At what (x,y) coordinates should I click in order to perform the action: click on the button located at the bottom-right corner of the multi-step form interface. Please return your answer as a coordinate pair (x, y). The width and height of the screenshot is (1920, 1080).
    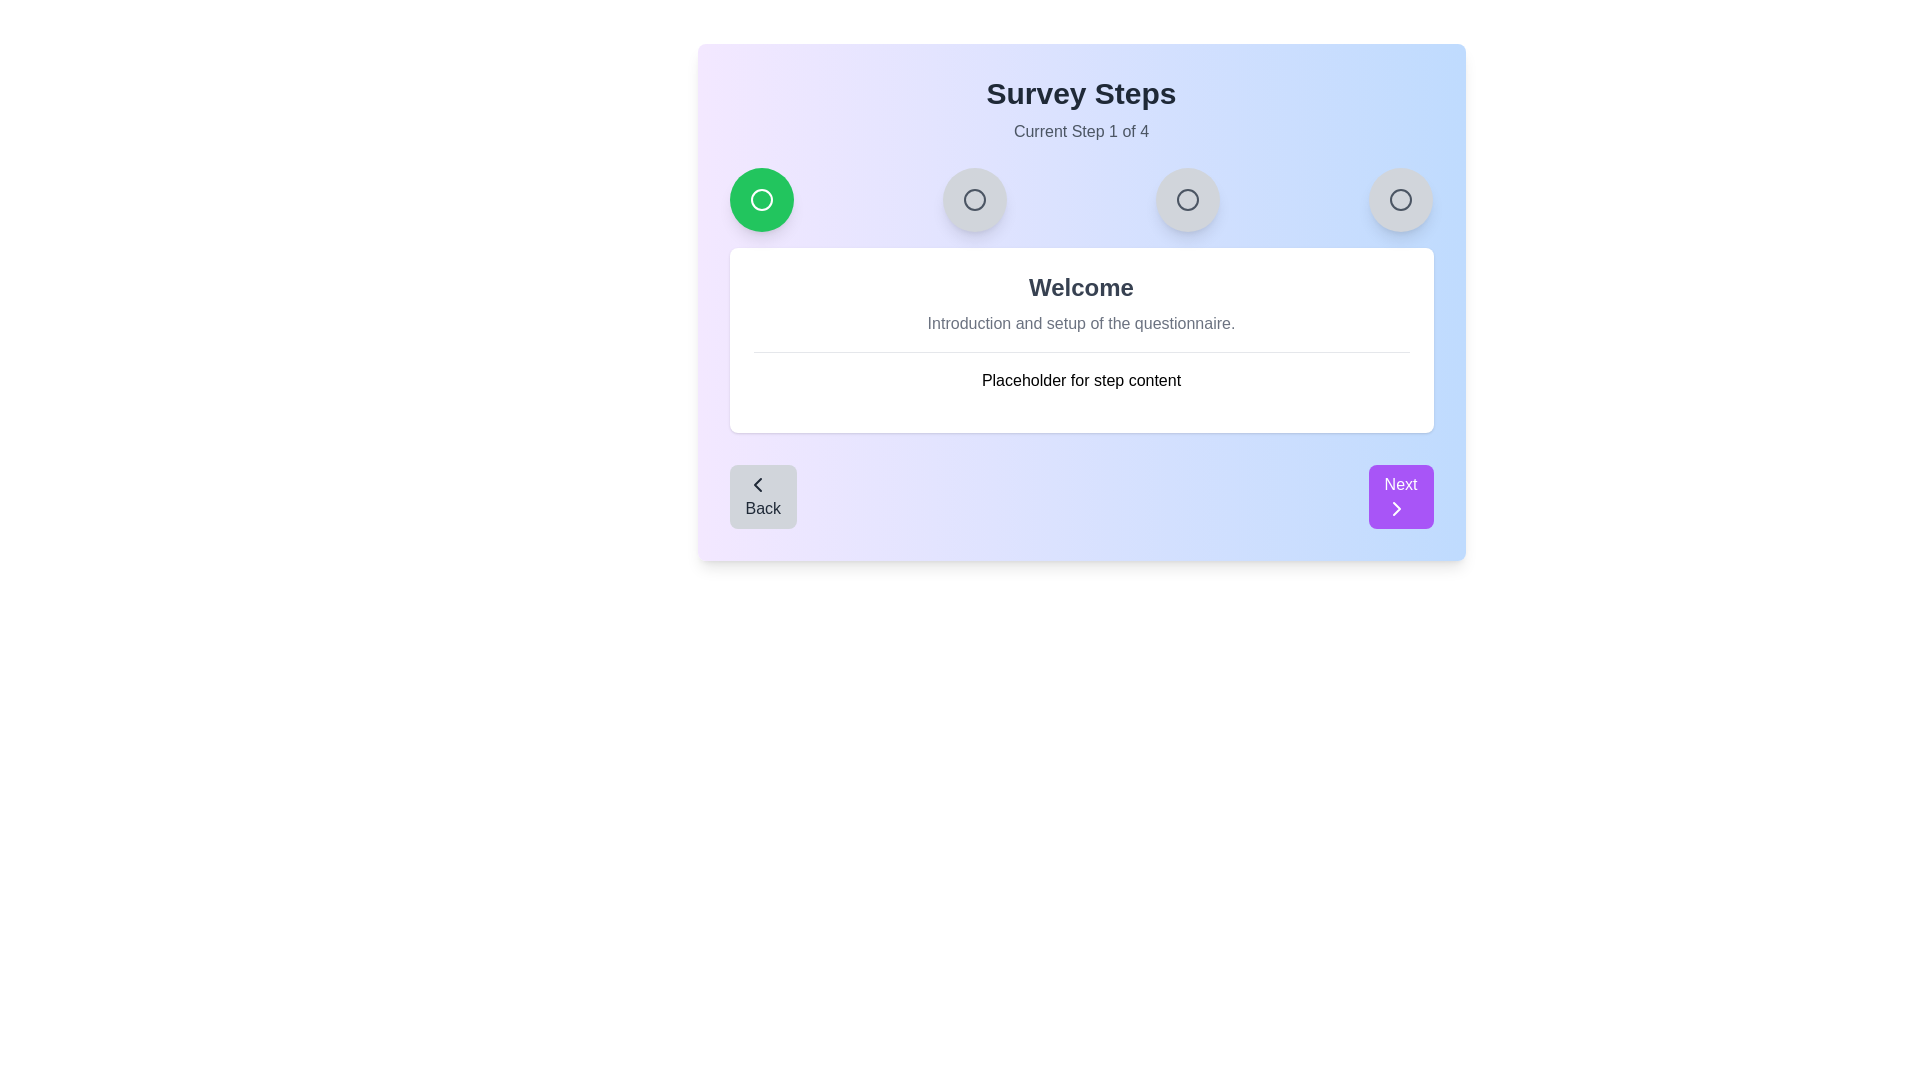
    Looking at the image, I should click on (1400, 496).